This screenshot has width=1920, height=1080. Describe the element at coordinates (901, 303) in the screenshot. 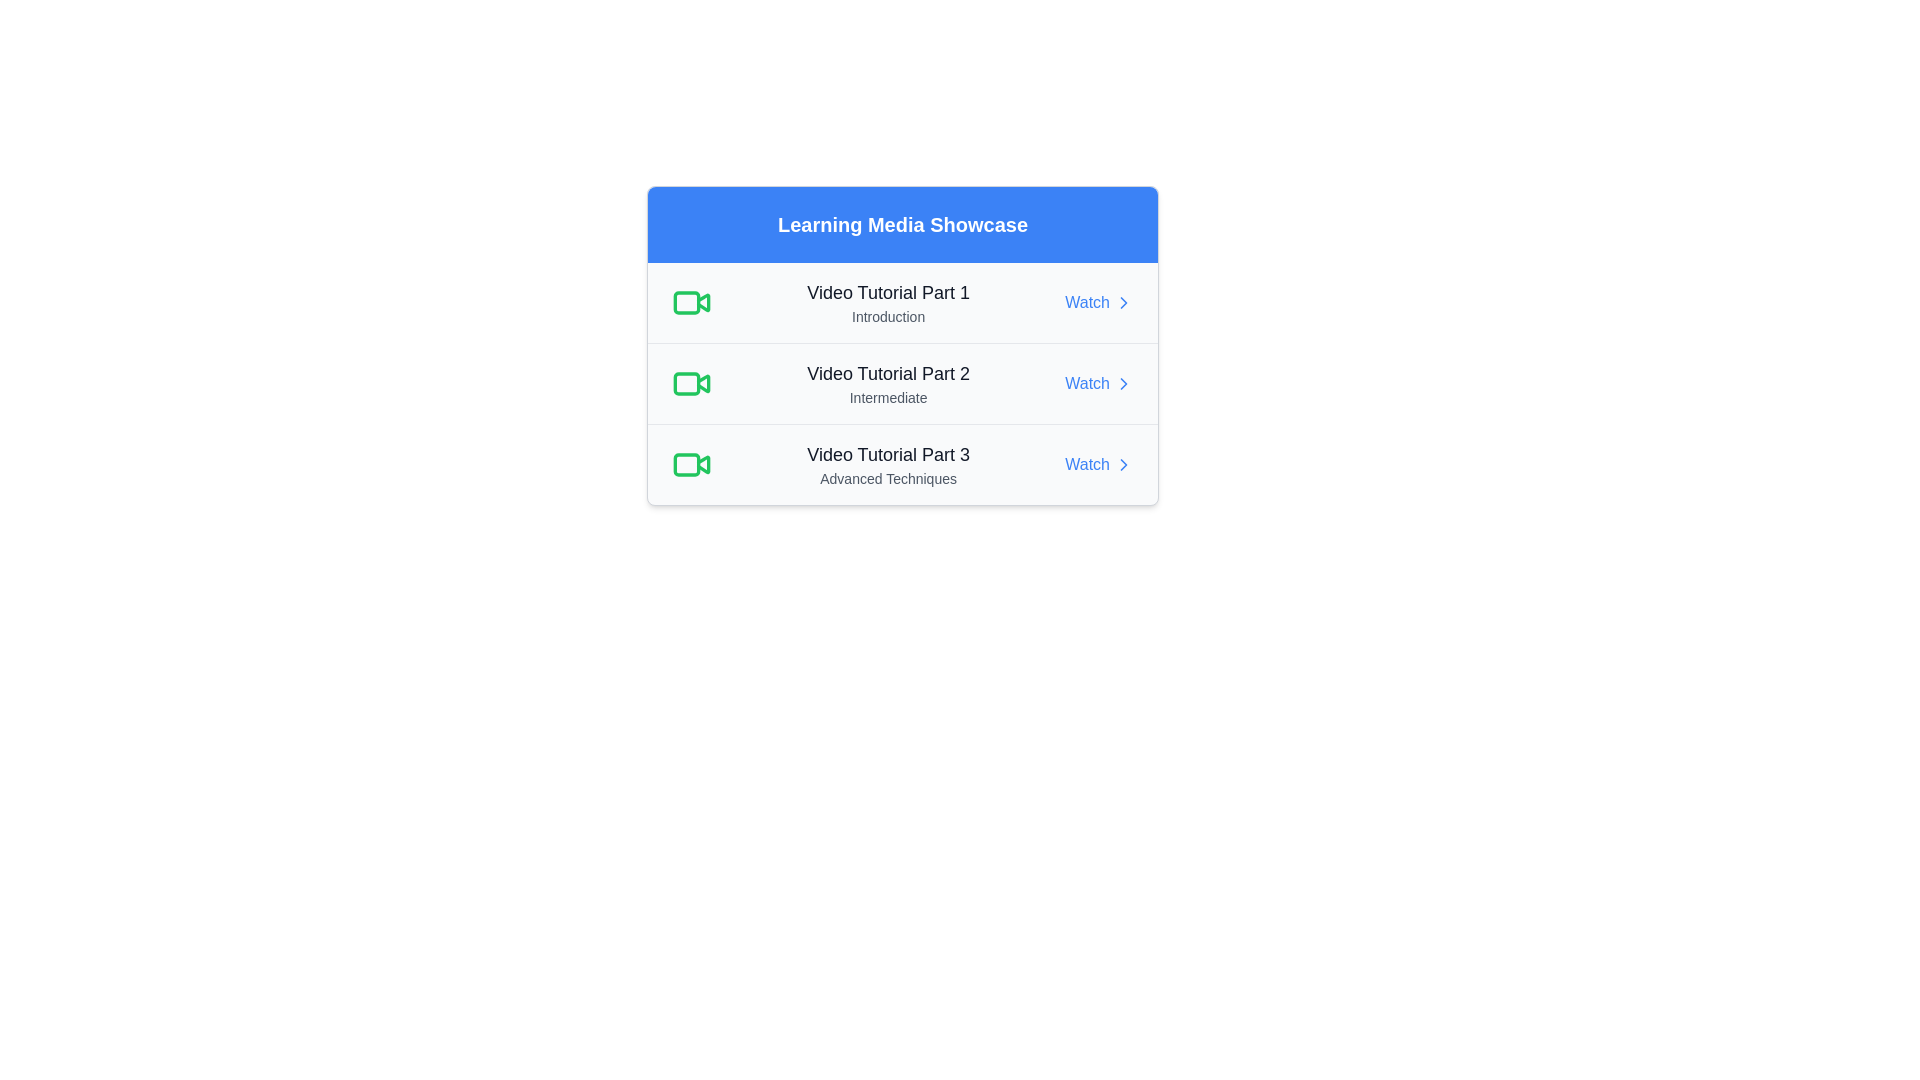

I see `text content of the first list item in the 'Learning Media Showcase', which includes 'Video Tutorial Part 1' and 'Introduction'` at that location.